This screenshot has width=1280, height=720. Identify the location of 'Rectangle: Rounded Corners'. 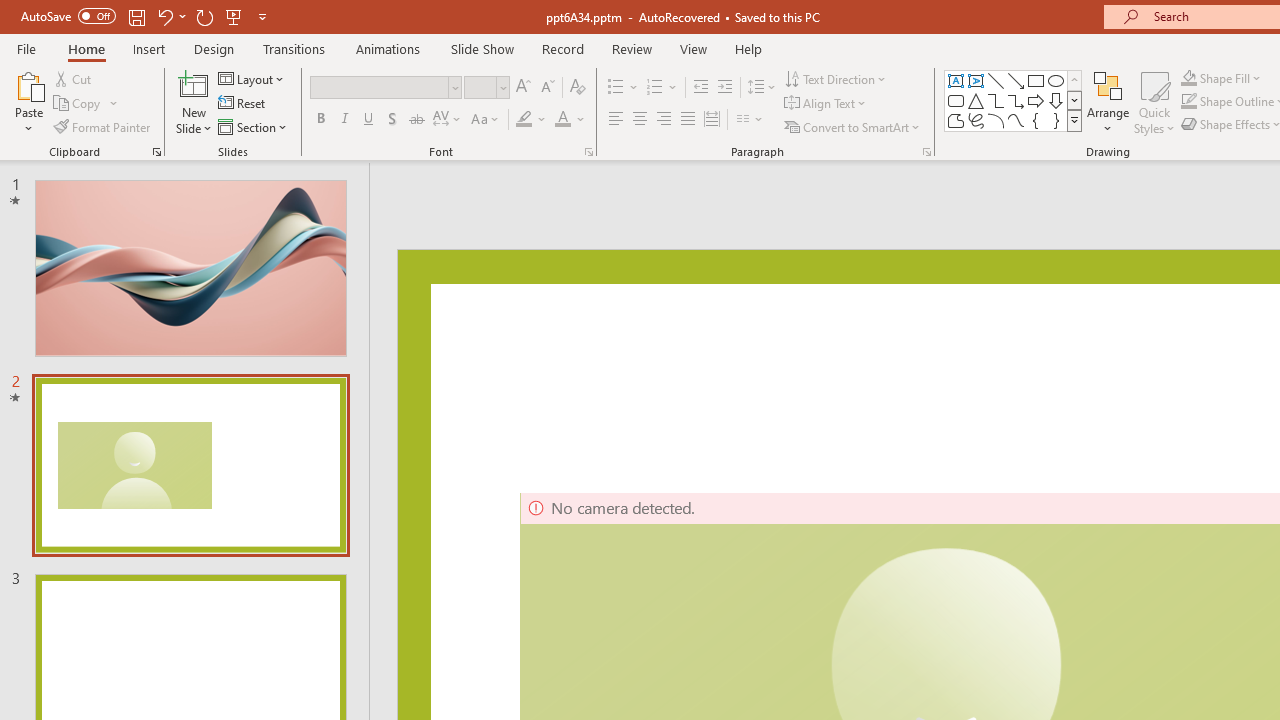
(955, 100).